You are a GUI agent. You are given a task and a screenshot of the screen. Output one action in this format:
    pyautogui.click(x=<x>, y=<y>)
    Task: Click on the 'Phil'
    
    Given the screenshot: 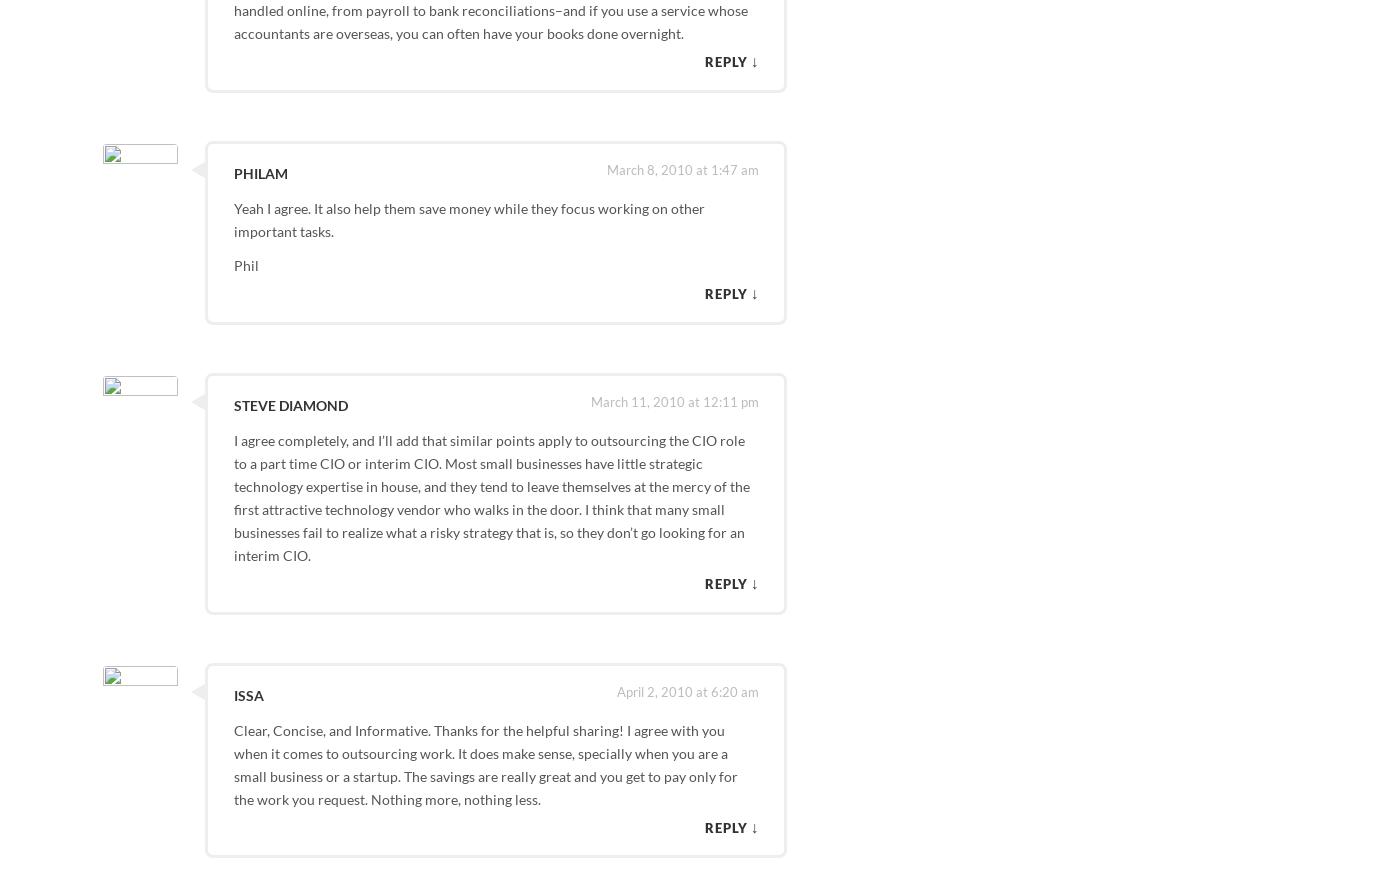 What is the action you would take?
    pyautogui.click(x=244, y=264)
    